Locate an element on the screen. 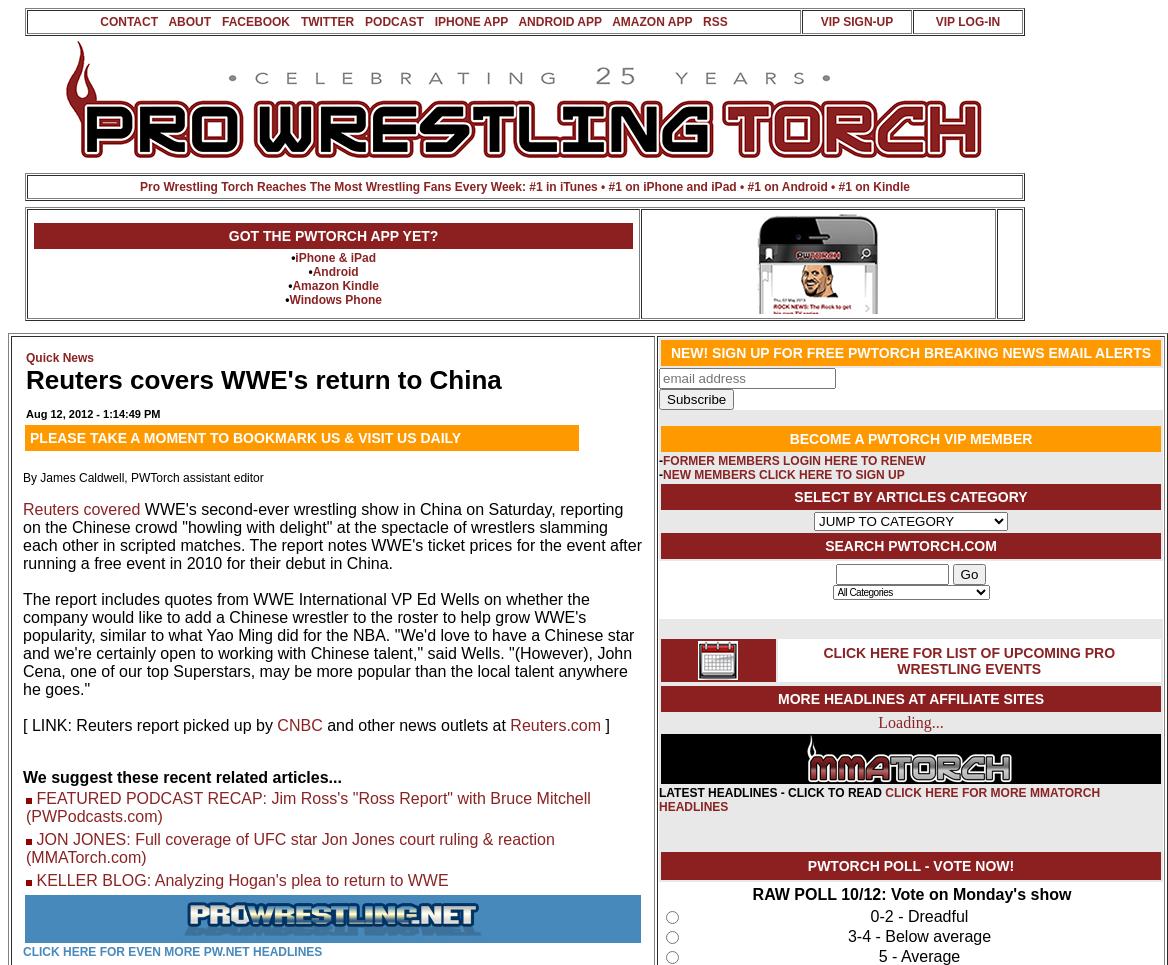 The image size is (1168, 965). 'LATEST HEADLINES - CLICK TO READ' is located at coordinates (772, 793).